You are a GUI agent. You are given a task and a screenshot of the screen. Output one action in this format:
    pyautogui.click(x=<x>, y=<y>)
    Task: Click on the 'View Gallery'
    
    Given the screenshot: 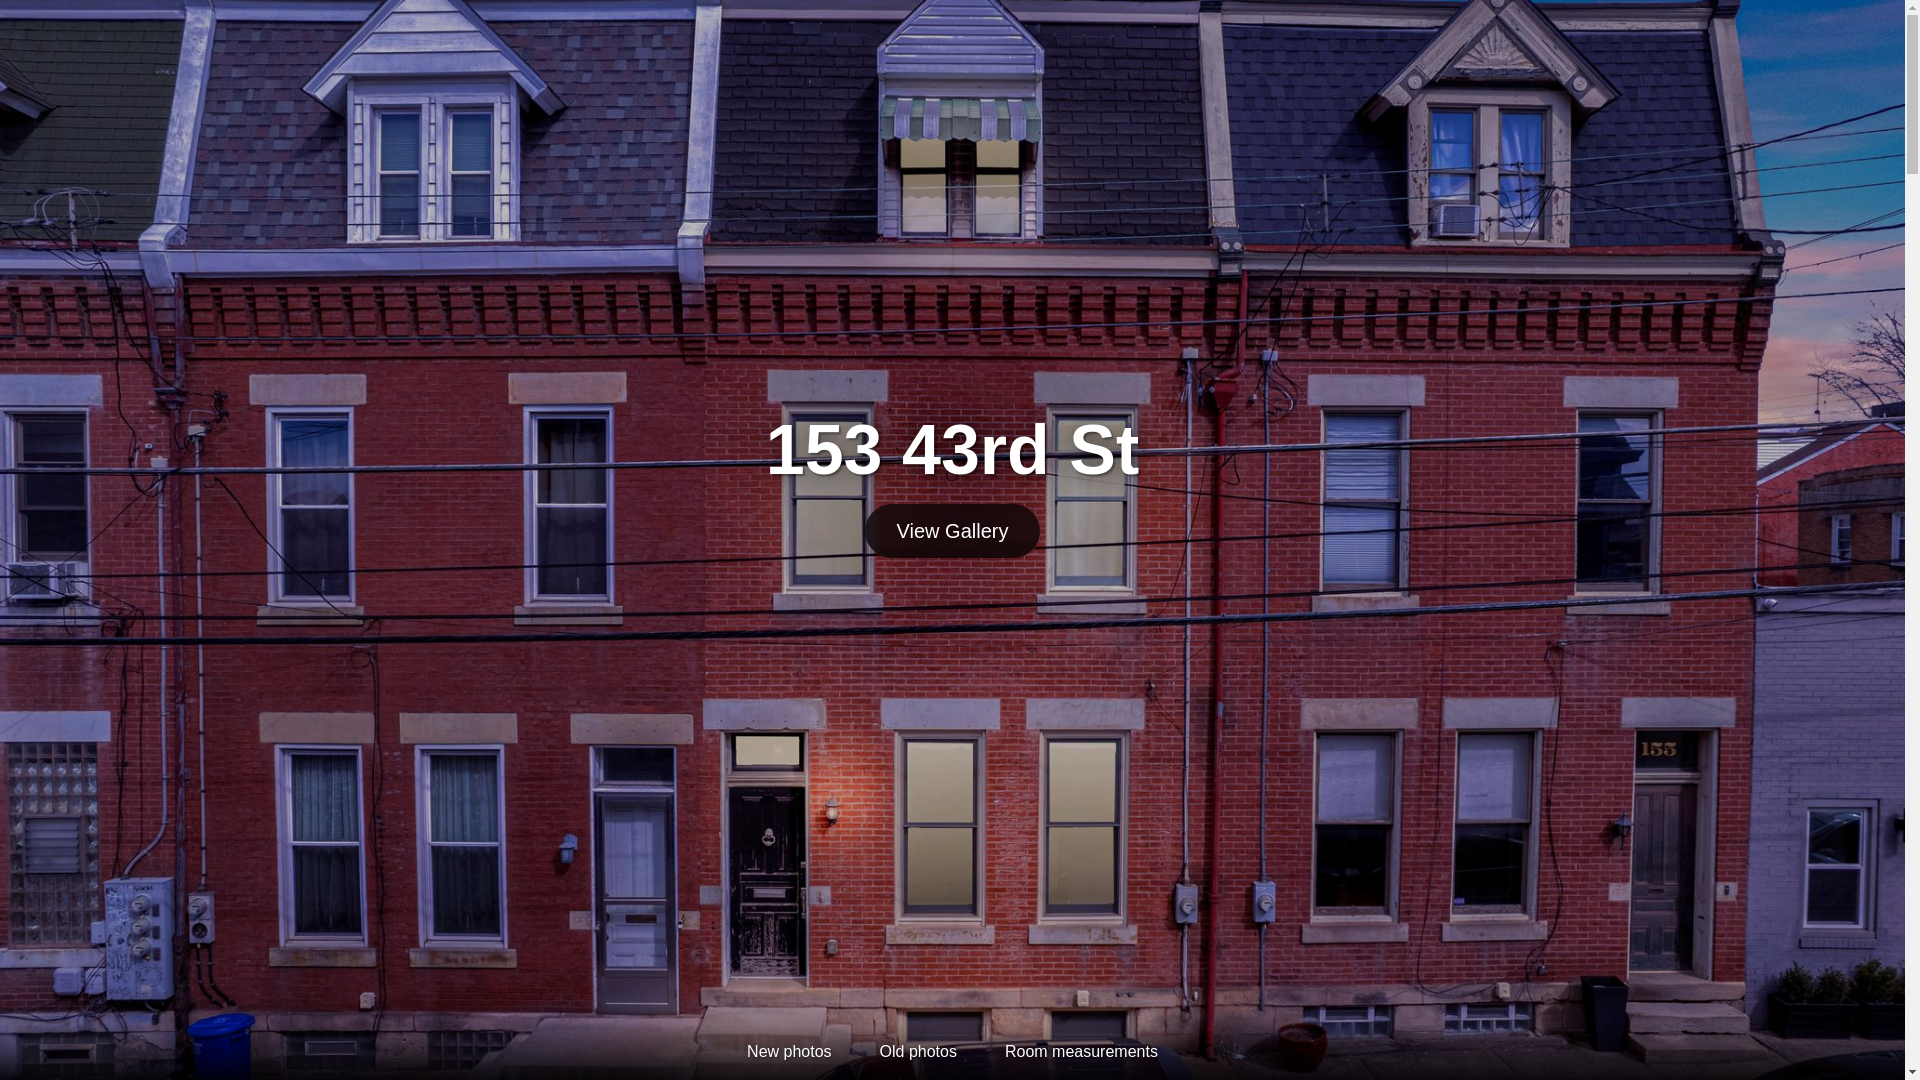 What is the action you would take?
    pyautogui.click(x=952, y=530)
    